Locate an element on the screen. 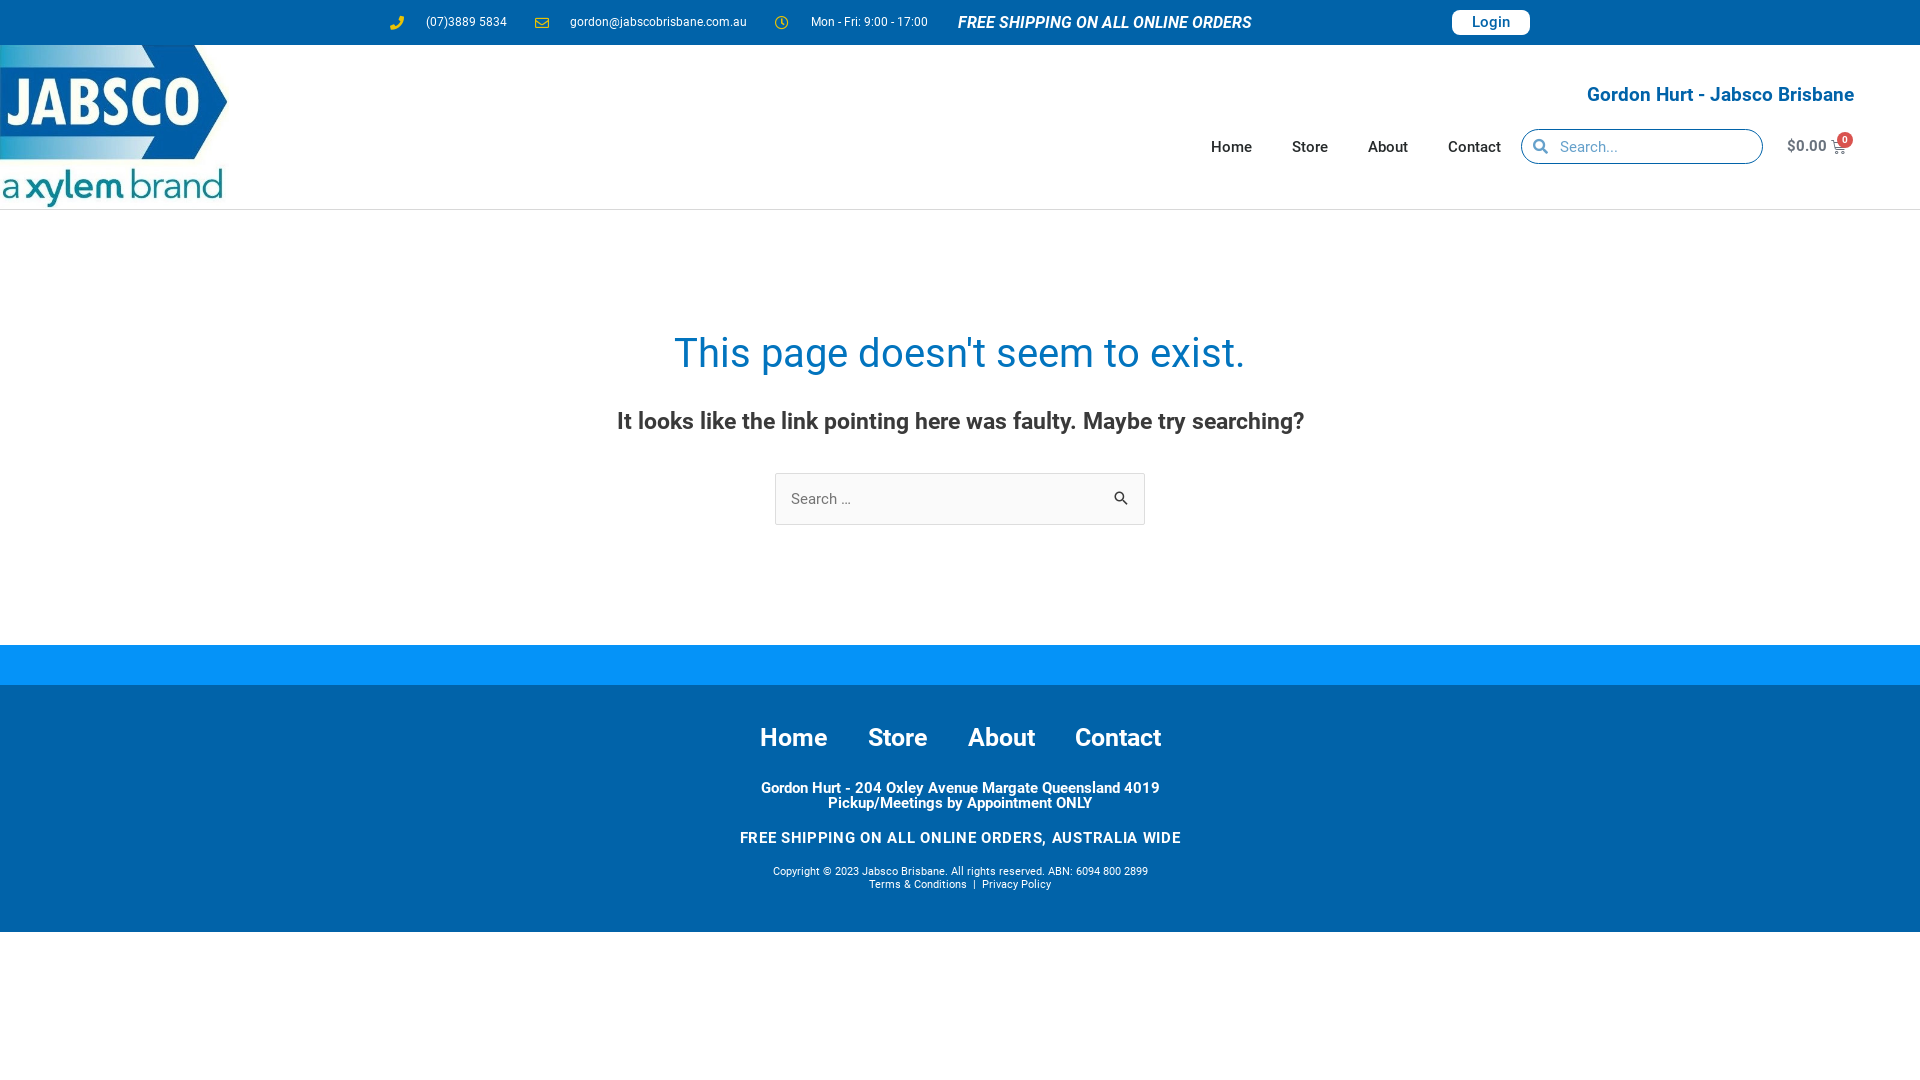 This screenshot has width=1920, height=1080. 'Store' is located at coordinates (896, 737).